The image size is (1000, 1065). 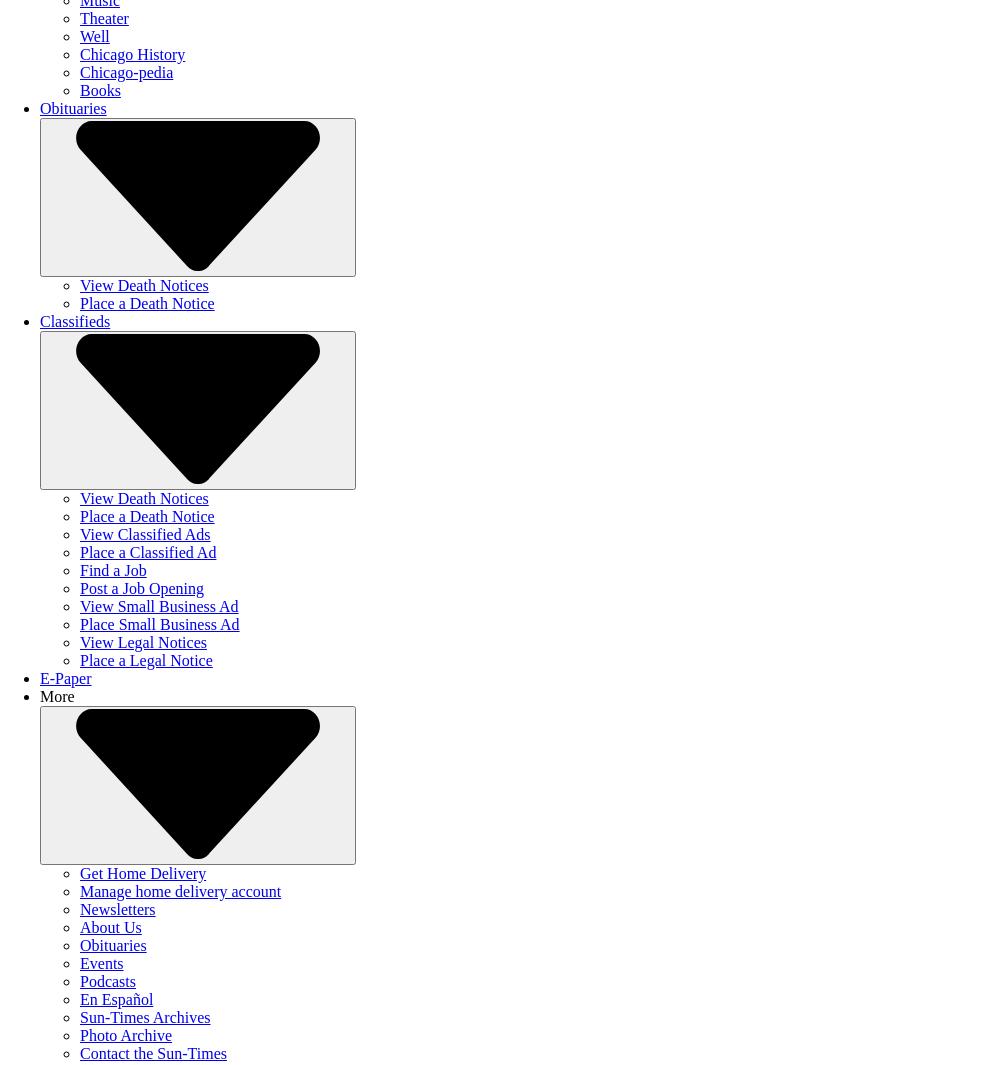 I want to click on 'Classifieds', so click(x=74, y=320).